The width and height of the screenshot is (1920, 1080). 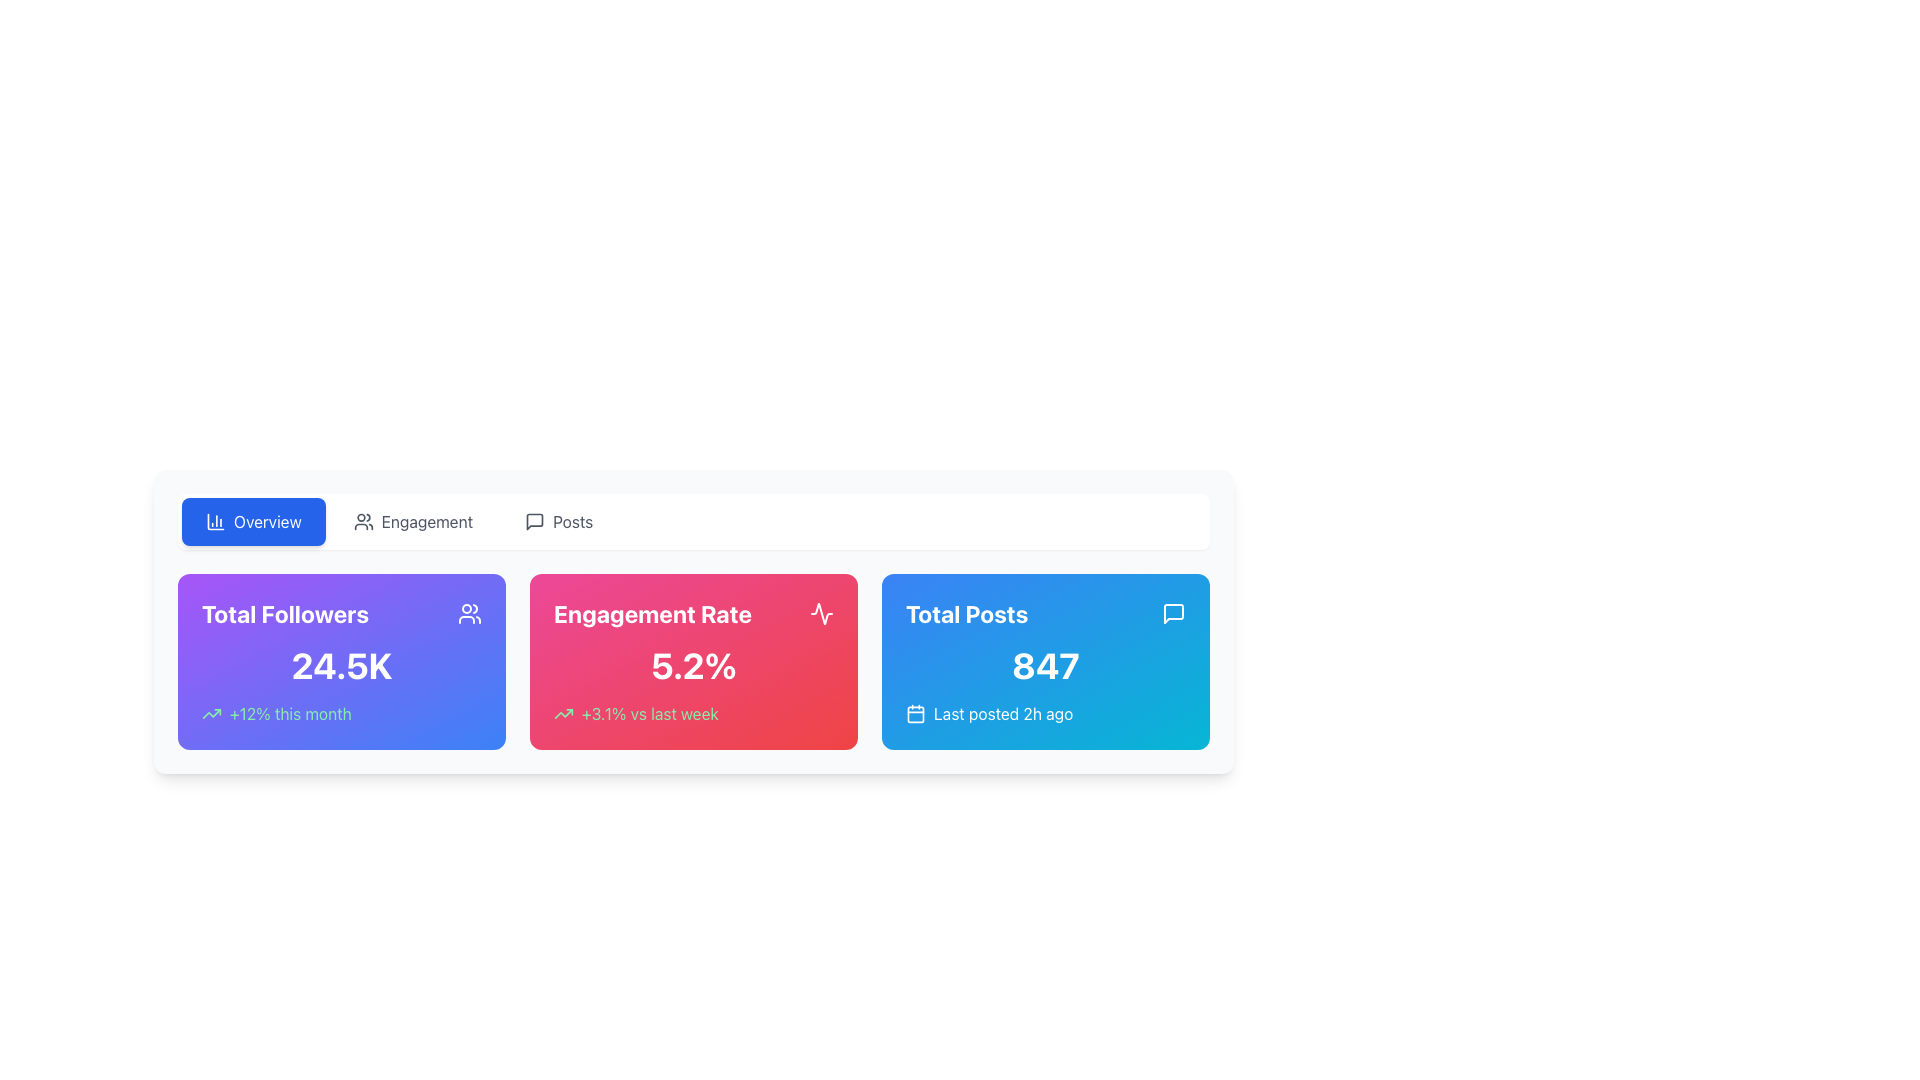 What do you see at coordinates (821, 612) in the screenshot?
I see `the decorative icon located in the top-right corner of the 'Engagement Rate' card, which represents activity or trends related to engagement` at bounding box center [821, 612].